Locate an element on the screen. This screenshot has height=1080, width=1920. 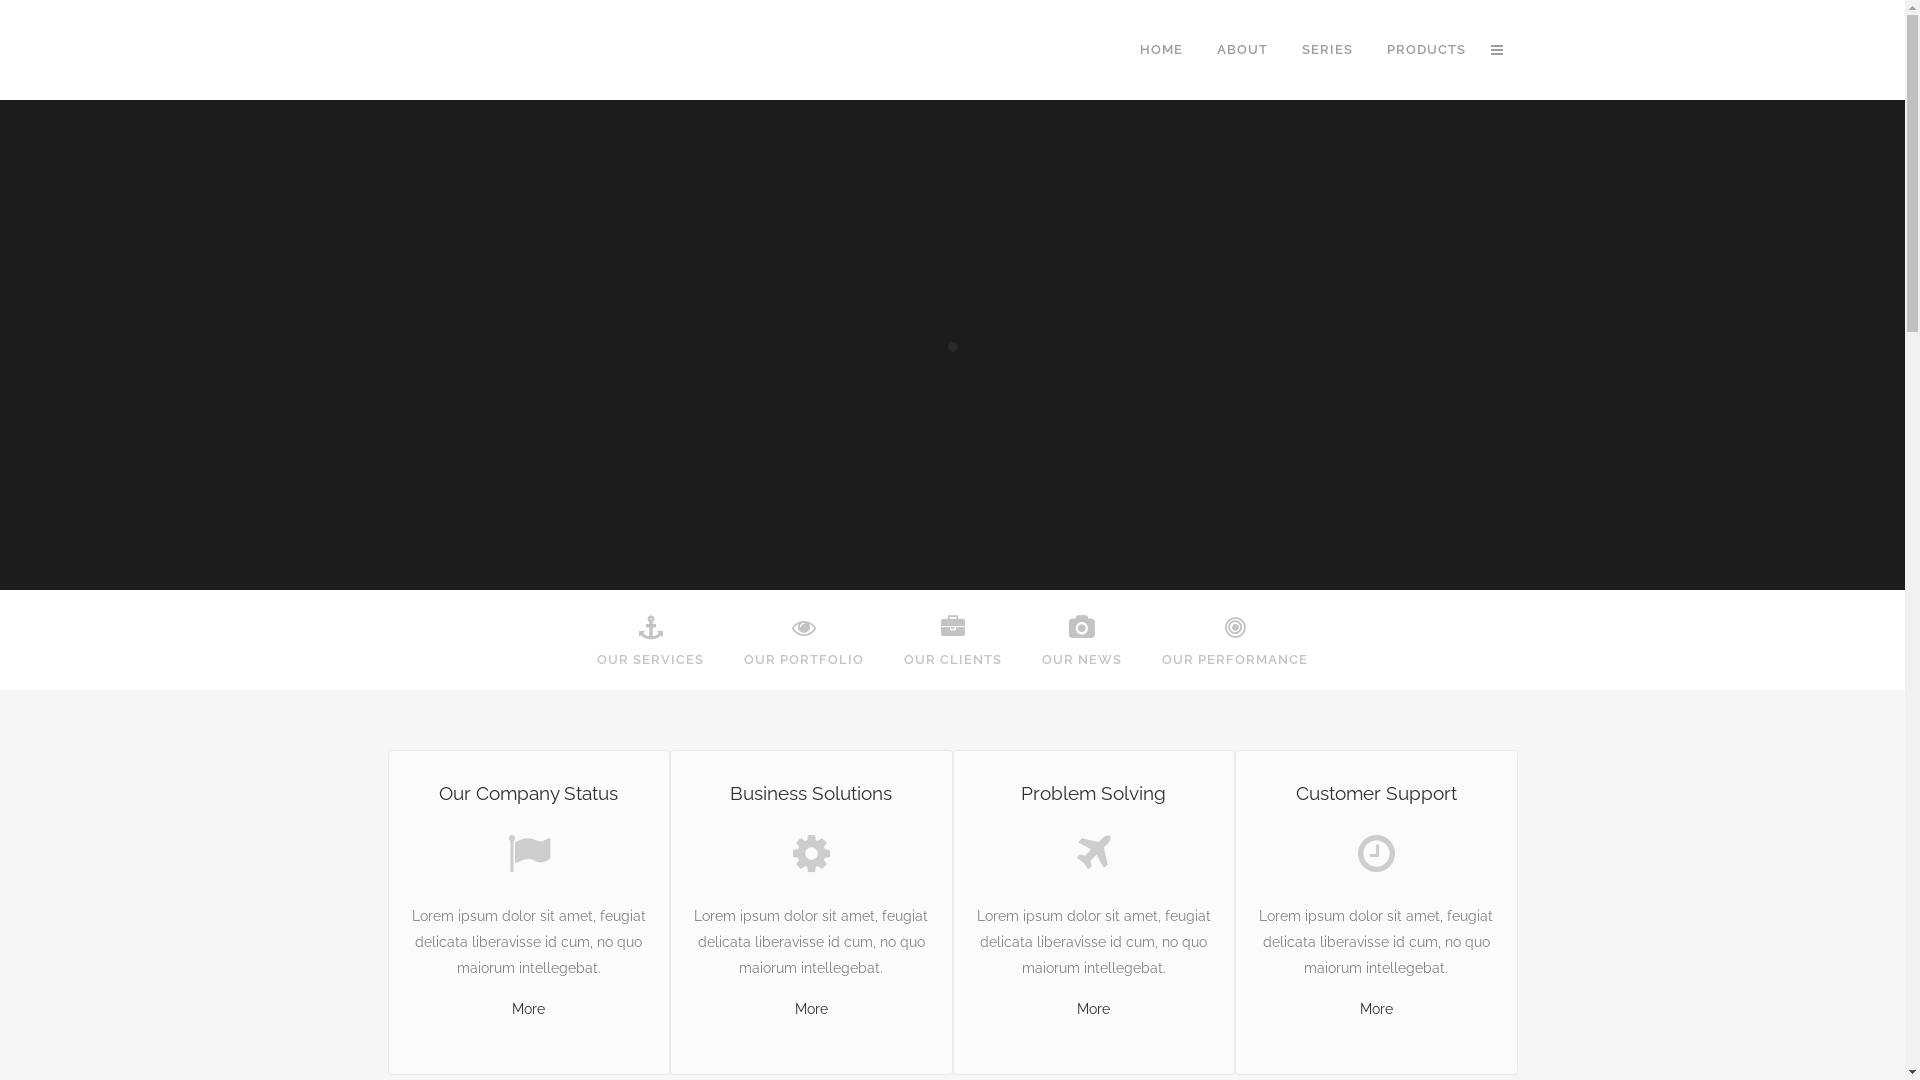
'OUR PERFORMANCE' is located at coordinates (1233, 640).